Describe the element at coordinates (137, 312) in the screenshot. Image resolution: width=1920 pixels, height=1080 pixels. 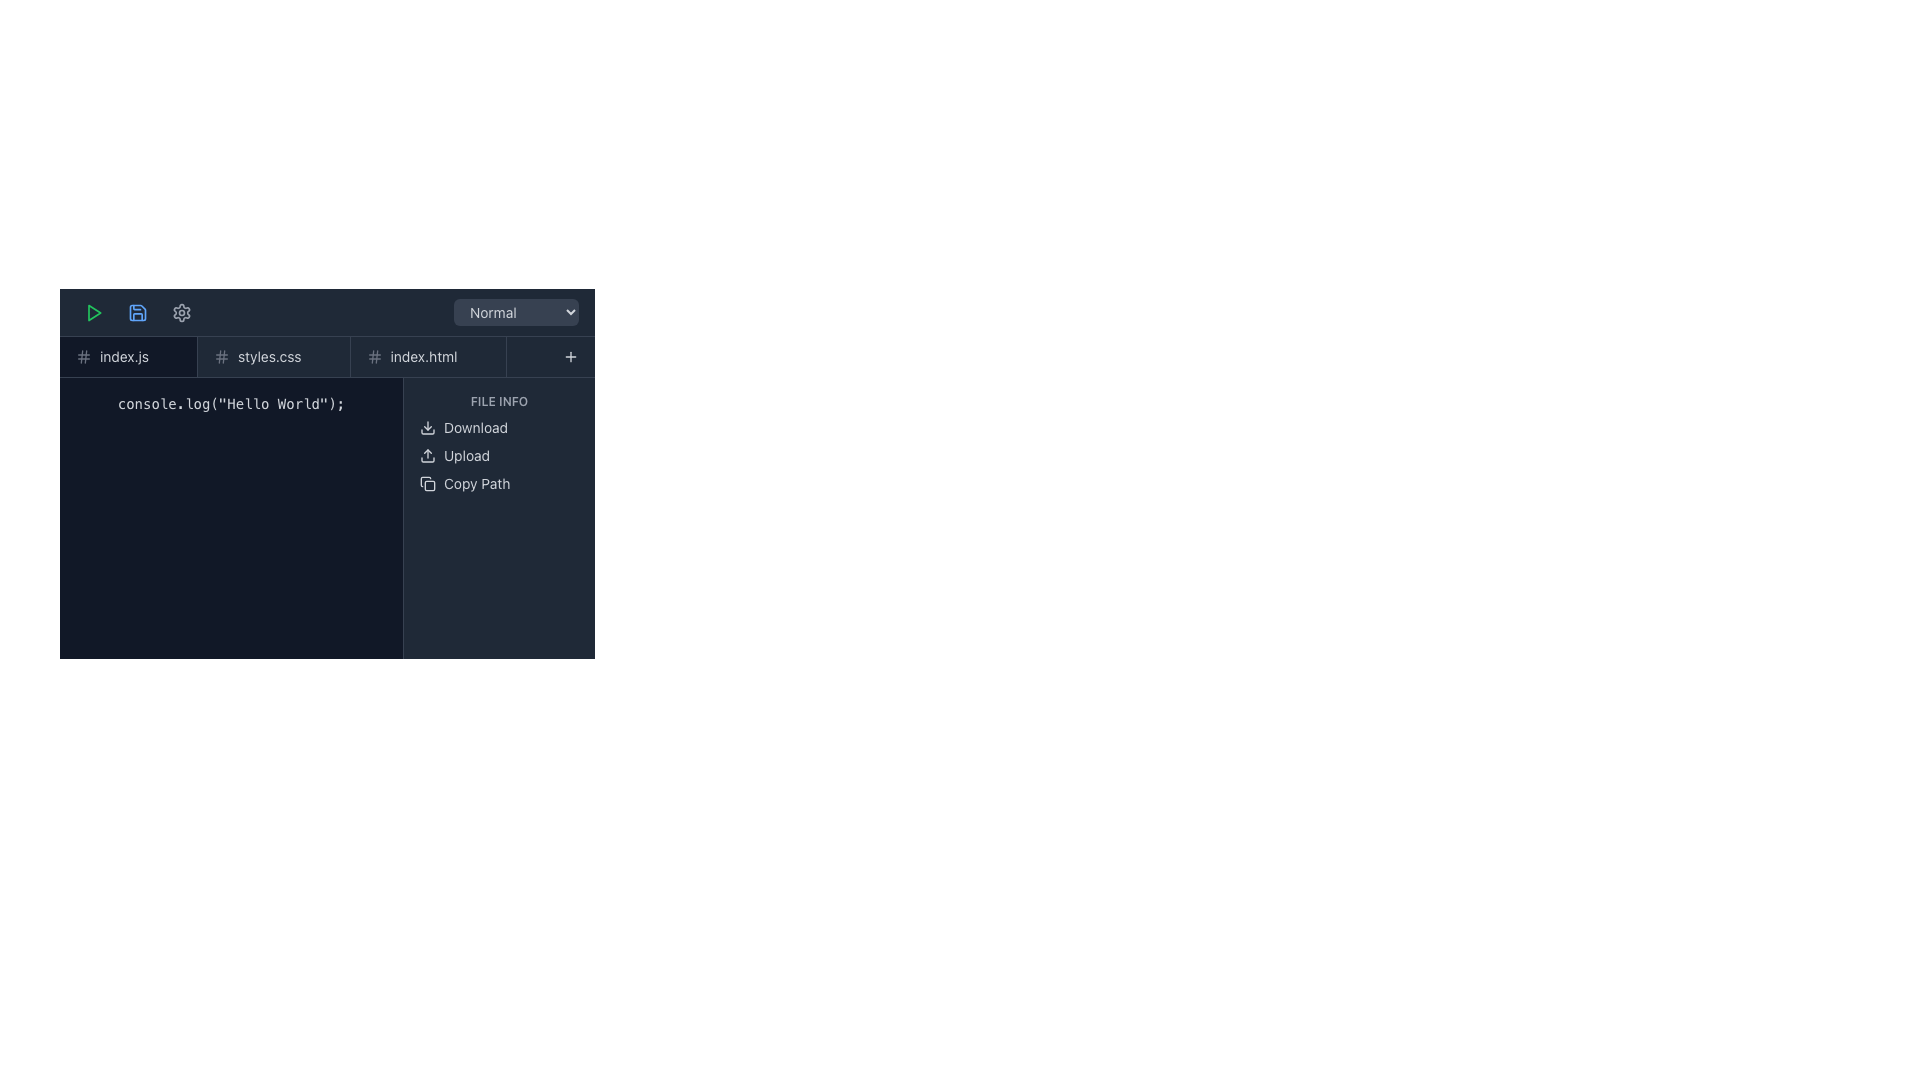
I see `the blue floppy disk icon button located in the top toolbar, which is the second icon from the left` at that location.